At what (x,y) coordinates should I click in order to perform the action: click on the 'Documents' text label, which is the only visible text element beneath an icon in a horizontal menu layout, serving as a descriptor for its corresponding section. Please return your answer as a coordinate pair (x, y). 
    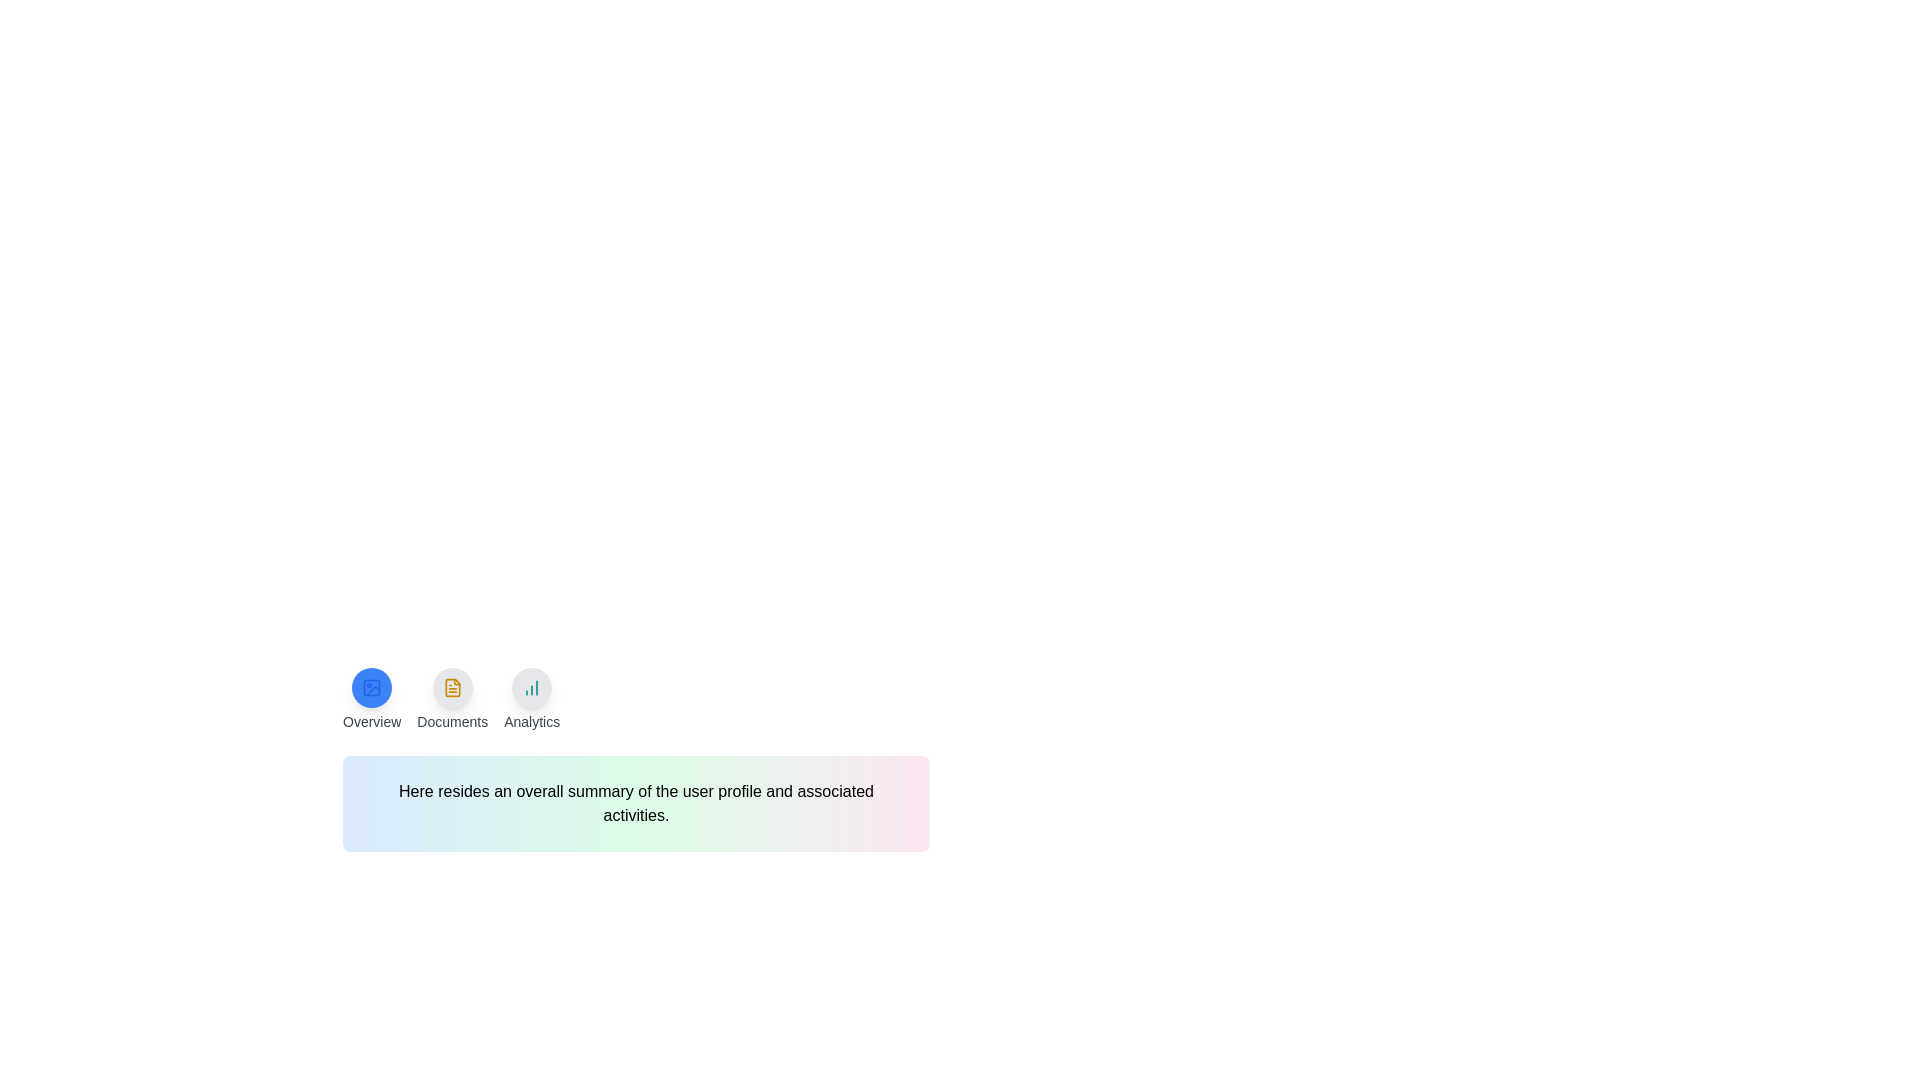
    Looking at the image, I should click on (451, 721).